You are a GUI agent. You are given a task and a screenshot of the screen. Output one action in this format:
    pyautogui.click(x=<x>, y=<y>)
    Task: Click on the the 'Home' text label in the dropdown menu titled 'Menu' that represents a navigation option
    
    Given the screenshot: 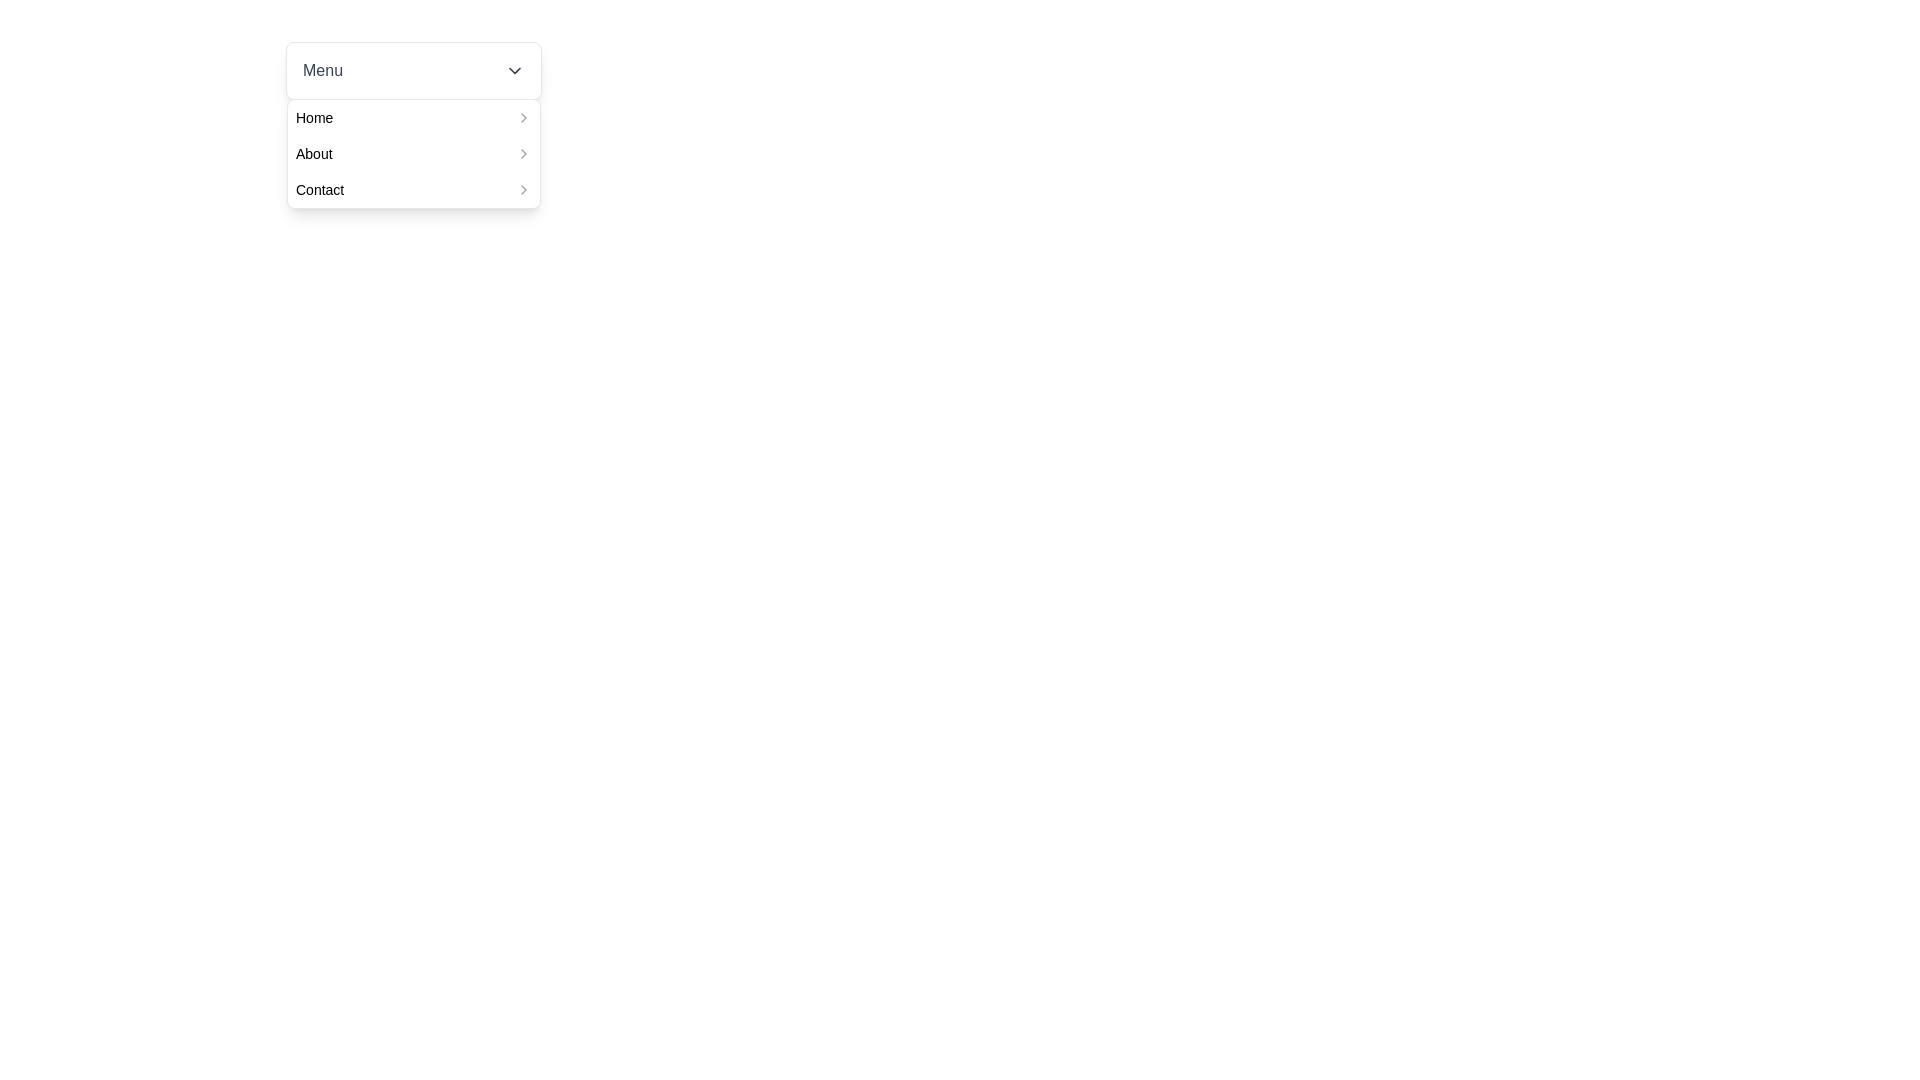 What is the action you would take?
    pyautogui.click(x=313, y=118)
    